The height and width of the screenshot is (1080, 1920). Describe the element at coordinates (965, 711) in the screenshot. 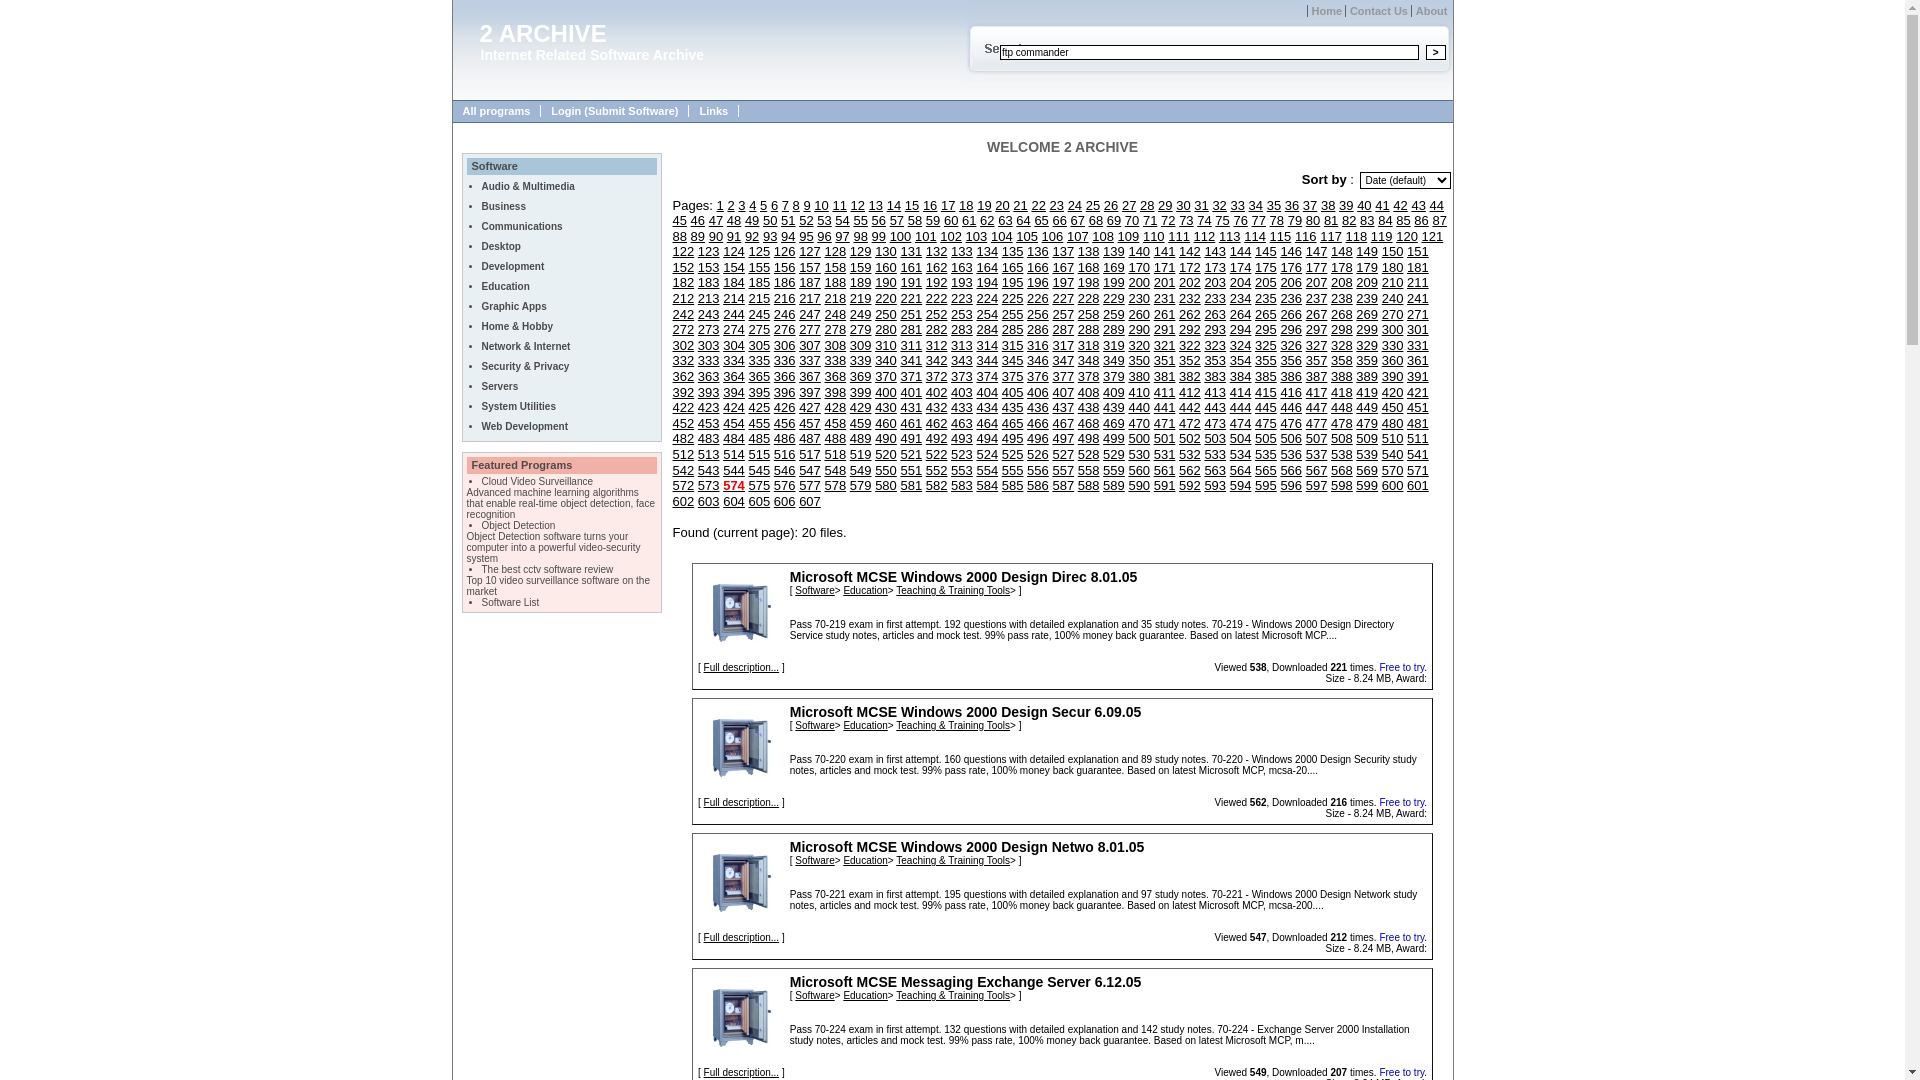

I see `'Microsoft MCSE Windows 2000 Design Secur 6.09.05'` at that location.